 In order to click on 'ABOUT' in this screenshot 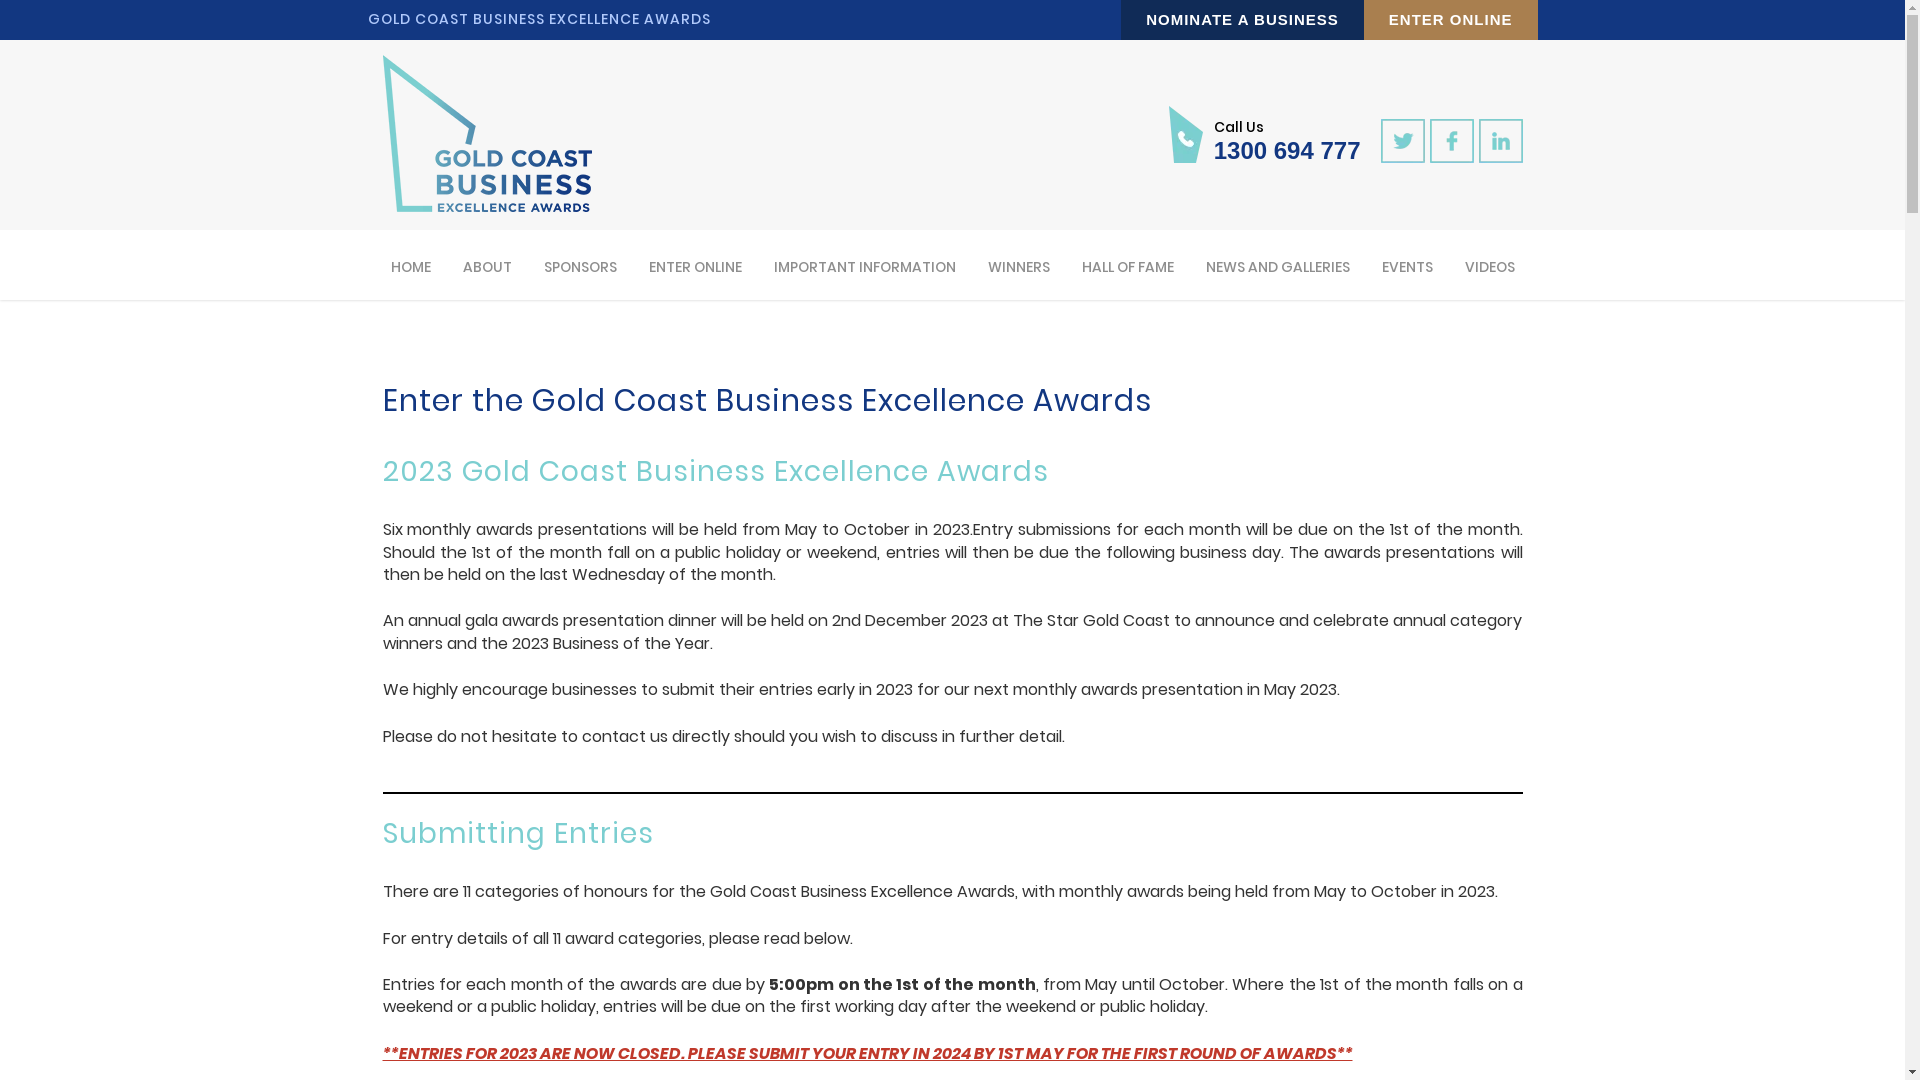, I will do `click(487, 264)`.